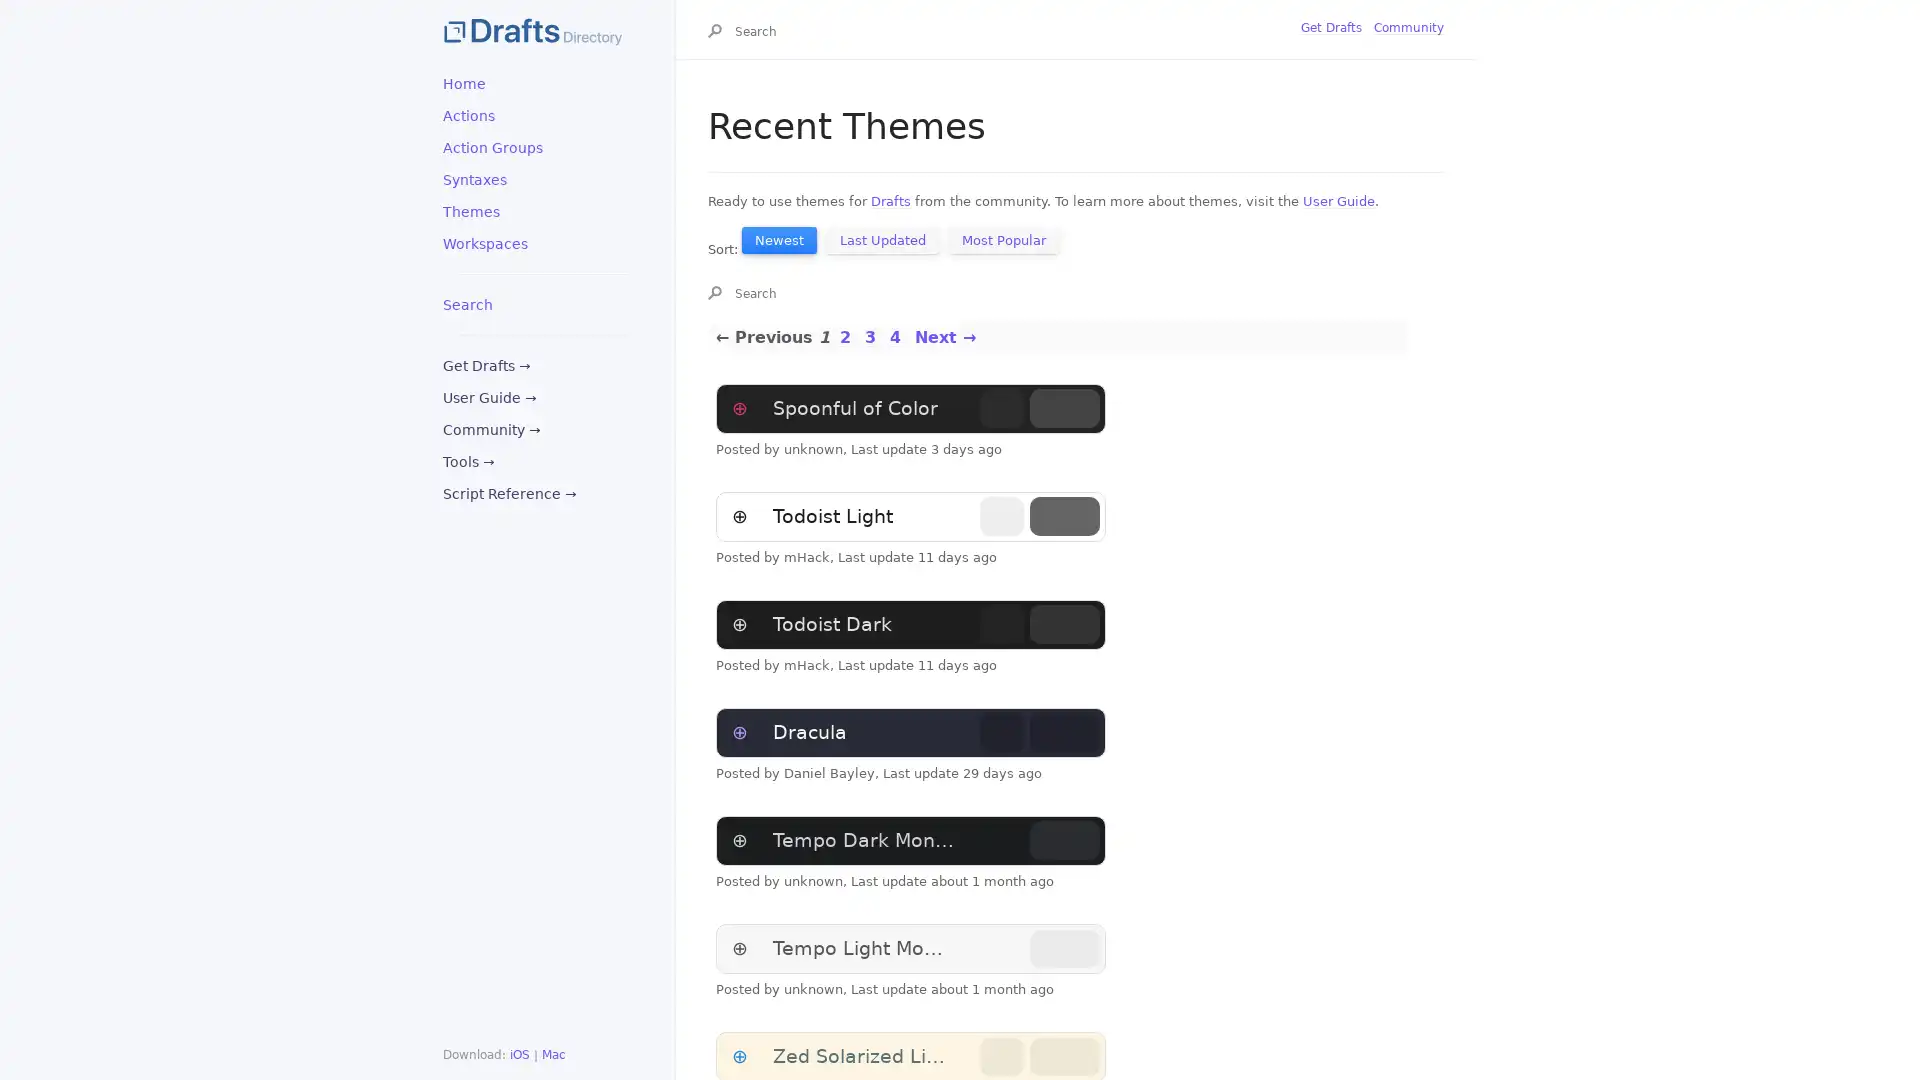  What do you see at coordinates (719, 33) in the screenshot?
I see `Search` at bounding box center [719, 33].